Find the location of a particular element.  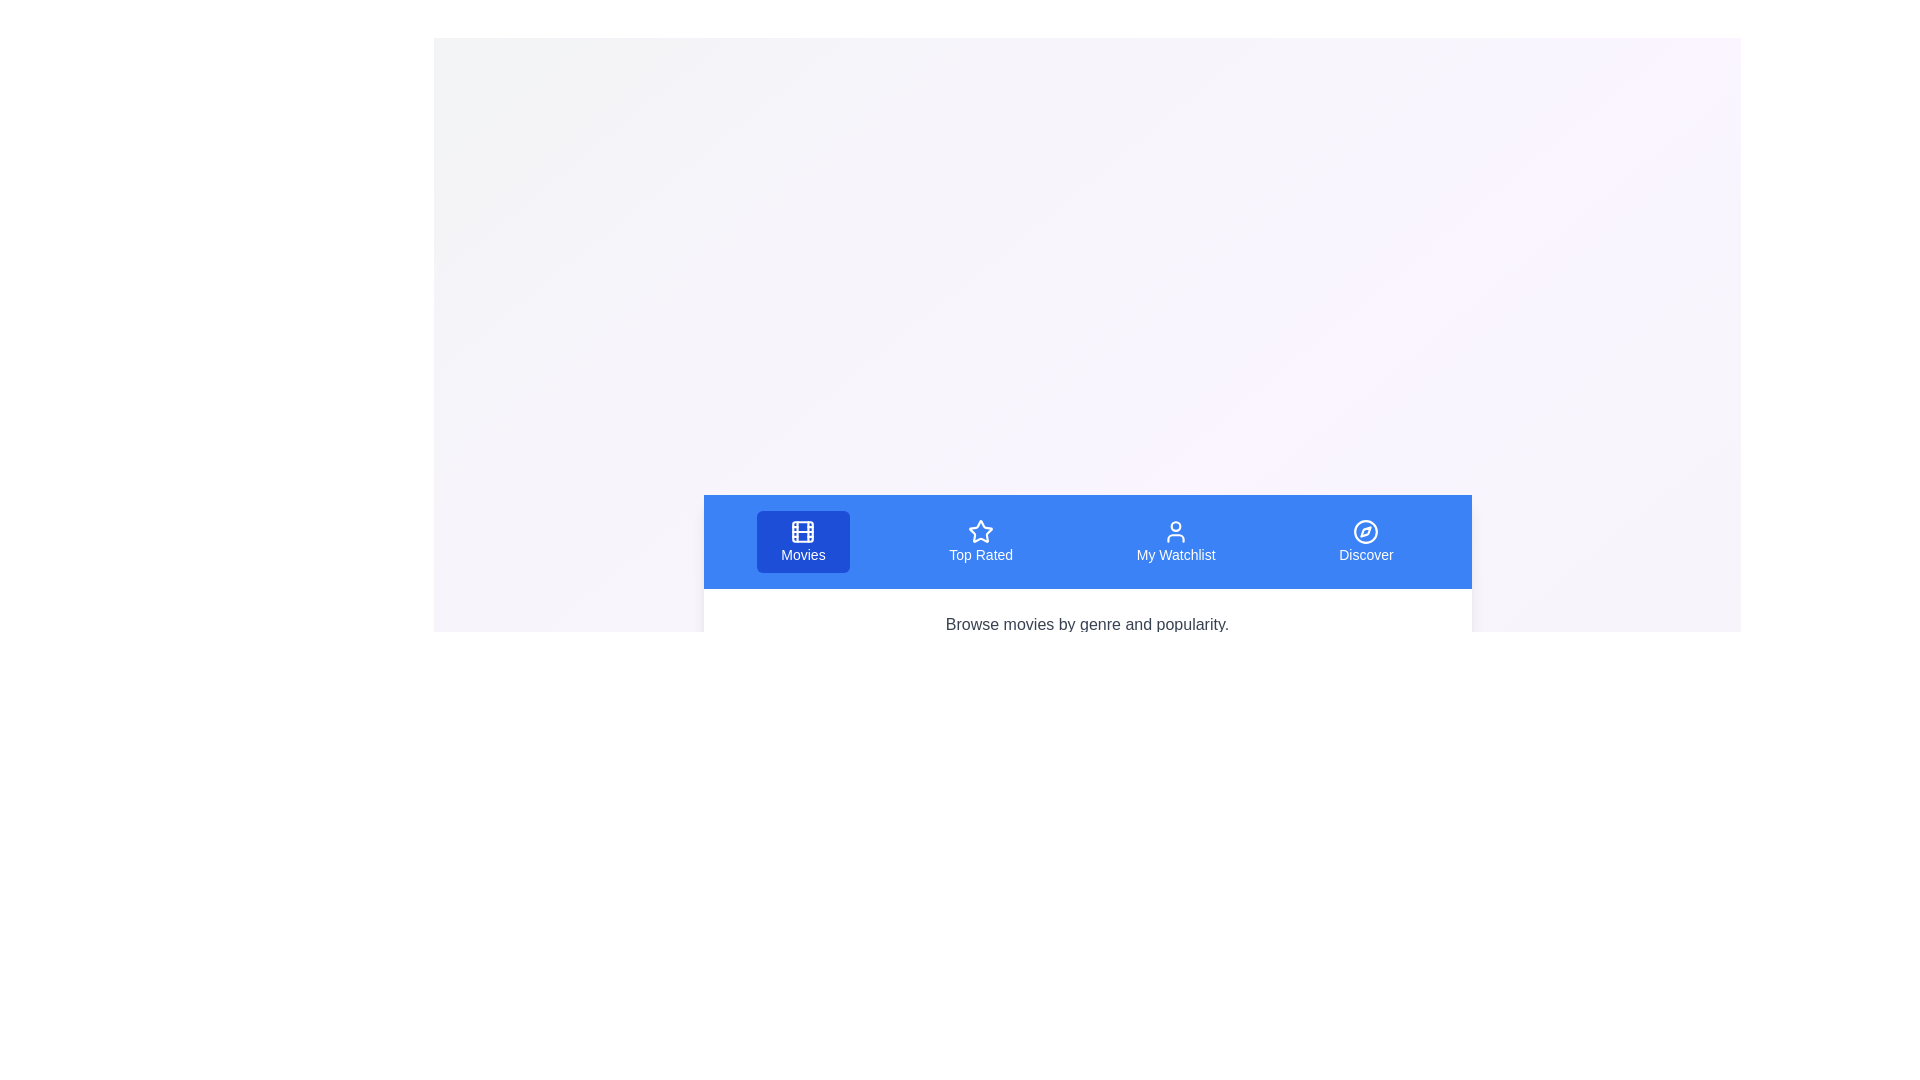

the tab labeled 'My Watchlist' to see its hover effect is located at coordinates (1176, 542).